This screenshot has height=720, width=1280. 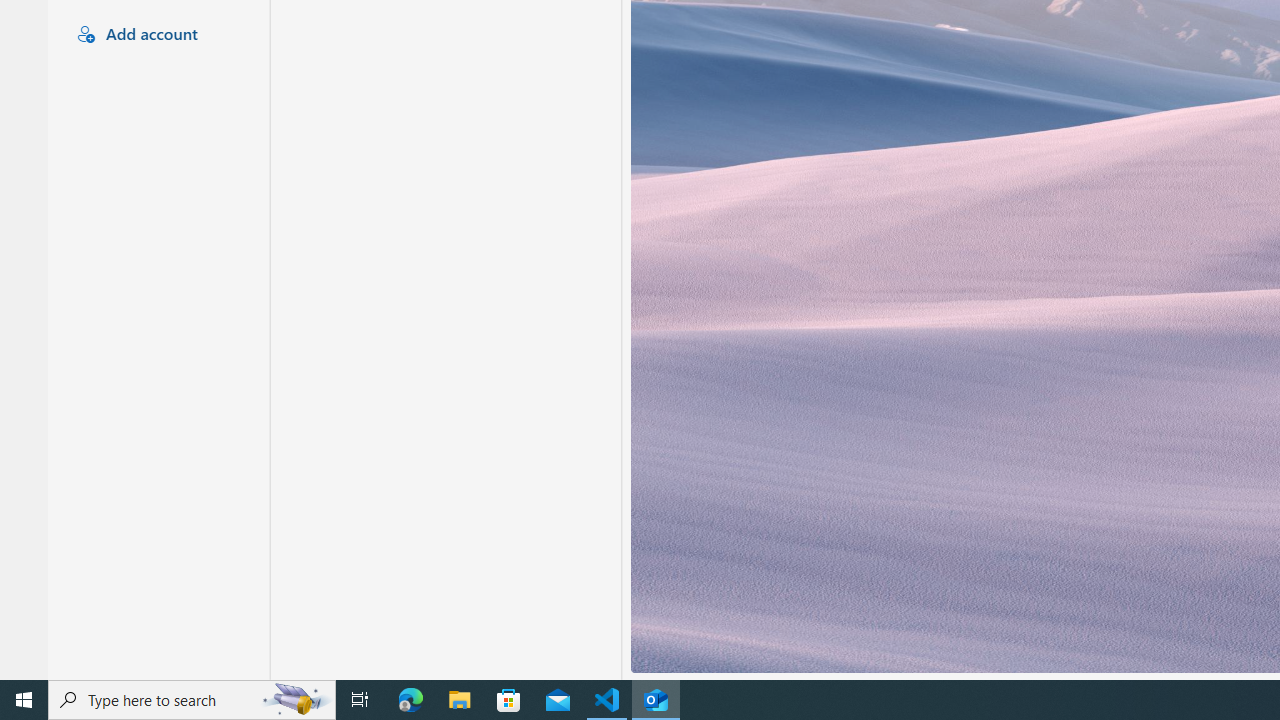 I want to click on 'Add account', so click(x=155, y=35).